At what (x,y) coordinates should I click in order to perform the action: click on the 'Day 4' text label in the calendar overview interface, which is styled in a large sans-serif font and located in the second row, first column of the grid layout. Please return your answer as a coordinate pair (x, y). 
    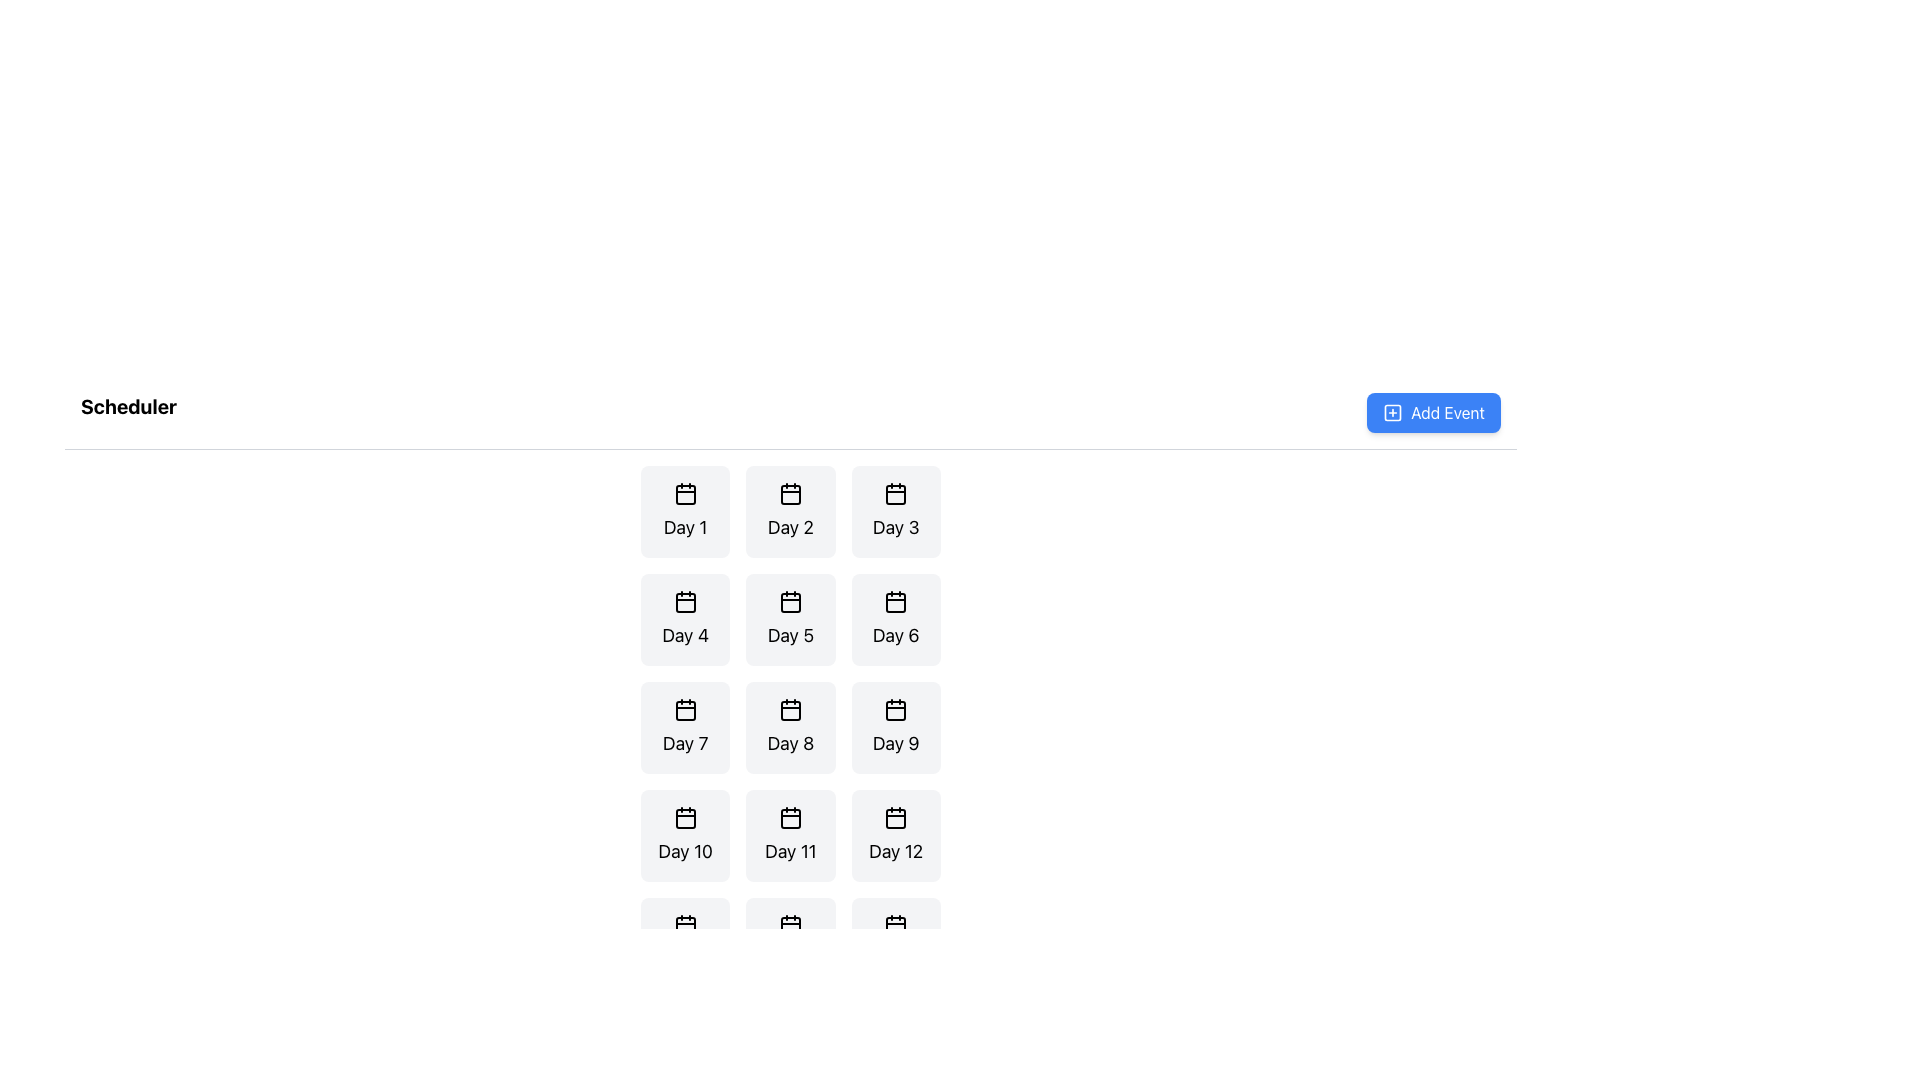
    Looking at the image, I should click on (685, 636).